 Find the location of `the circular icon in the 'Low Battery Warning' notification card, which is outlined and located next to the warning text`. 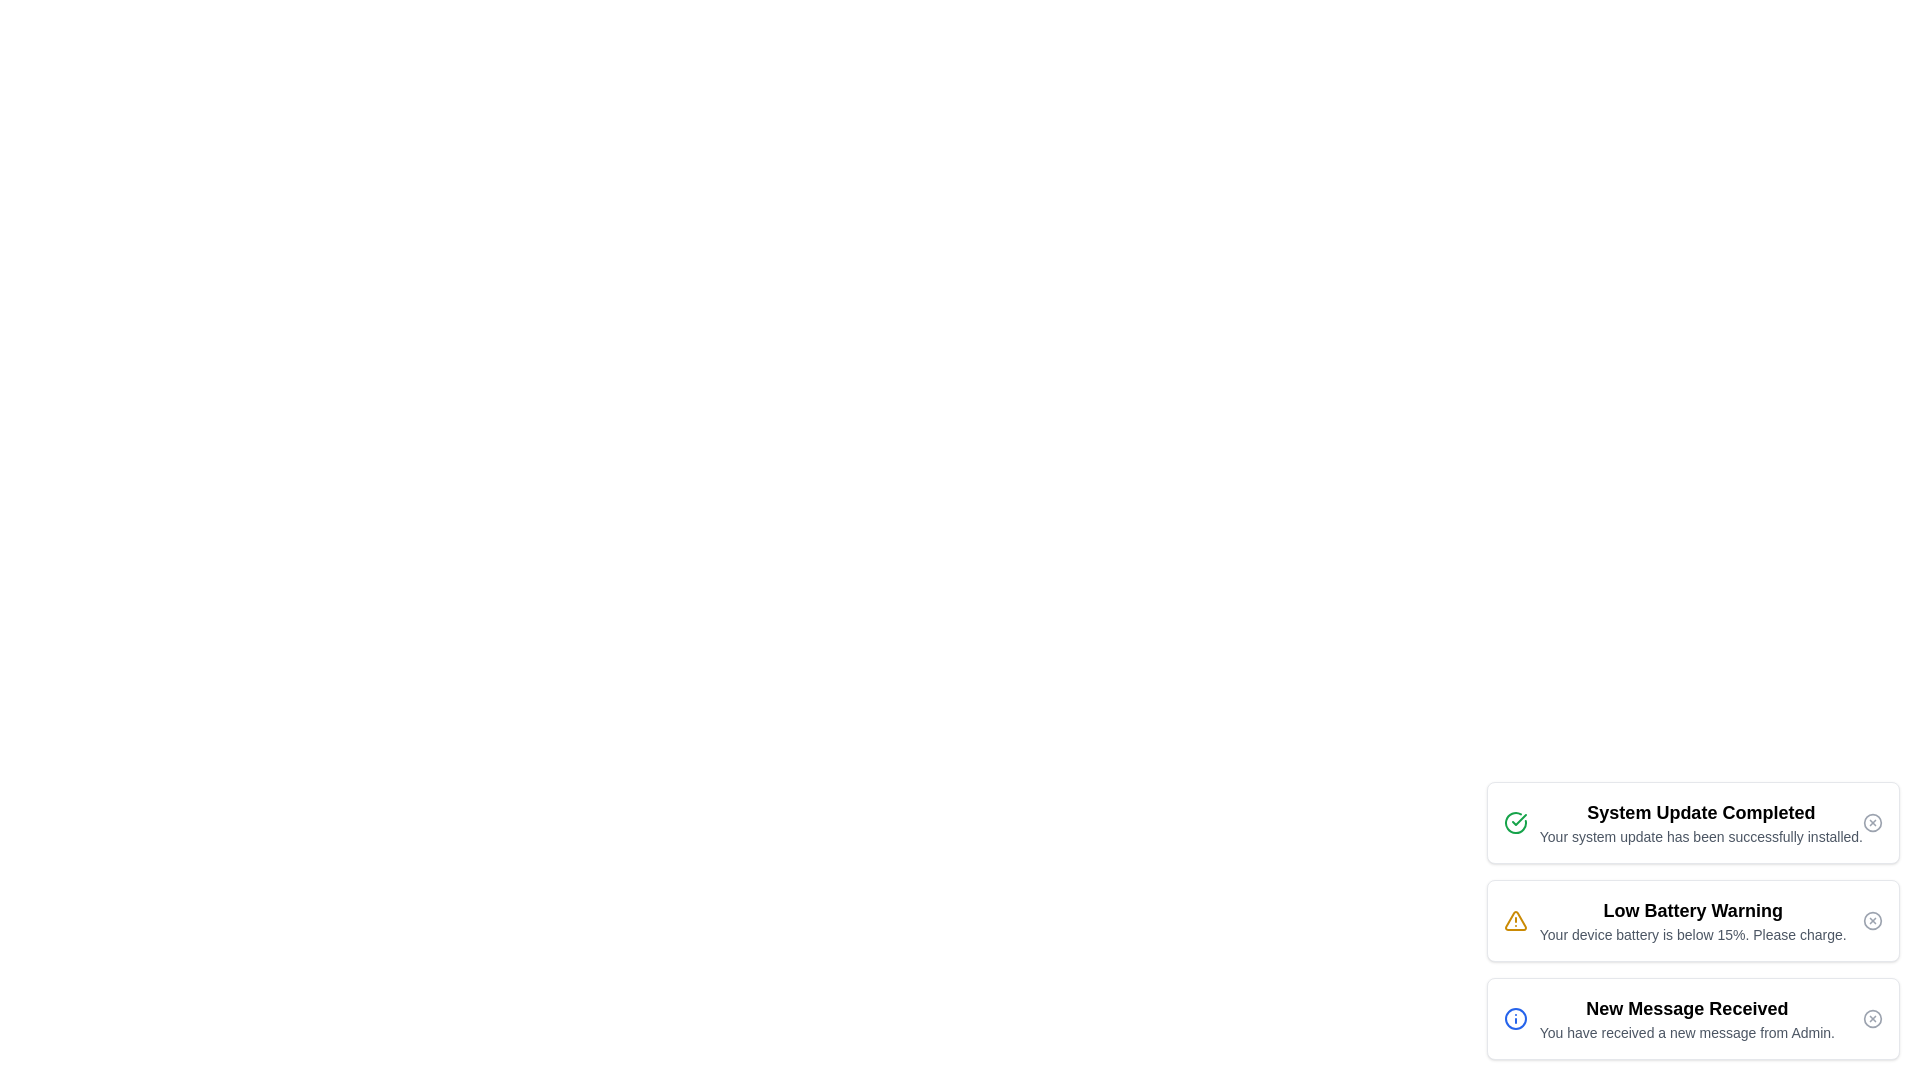

the circular icon in the 'Low Battery Warning' notification card, which is outlined and located next to the warning text is located at coordinates (1871, 921).